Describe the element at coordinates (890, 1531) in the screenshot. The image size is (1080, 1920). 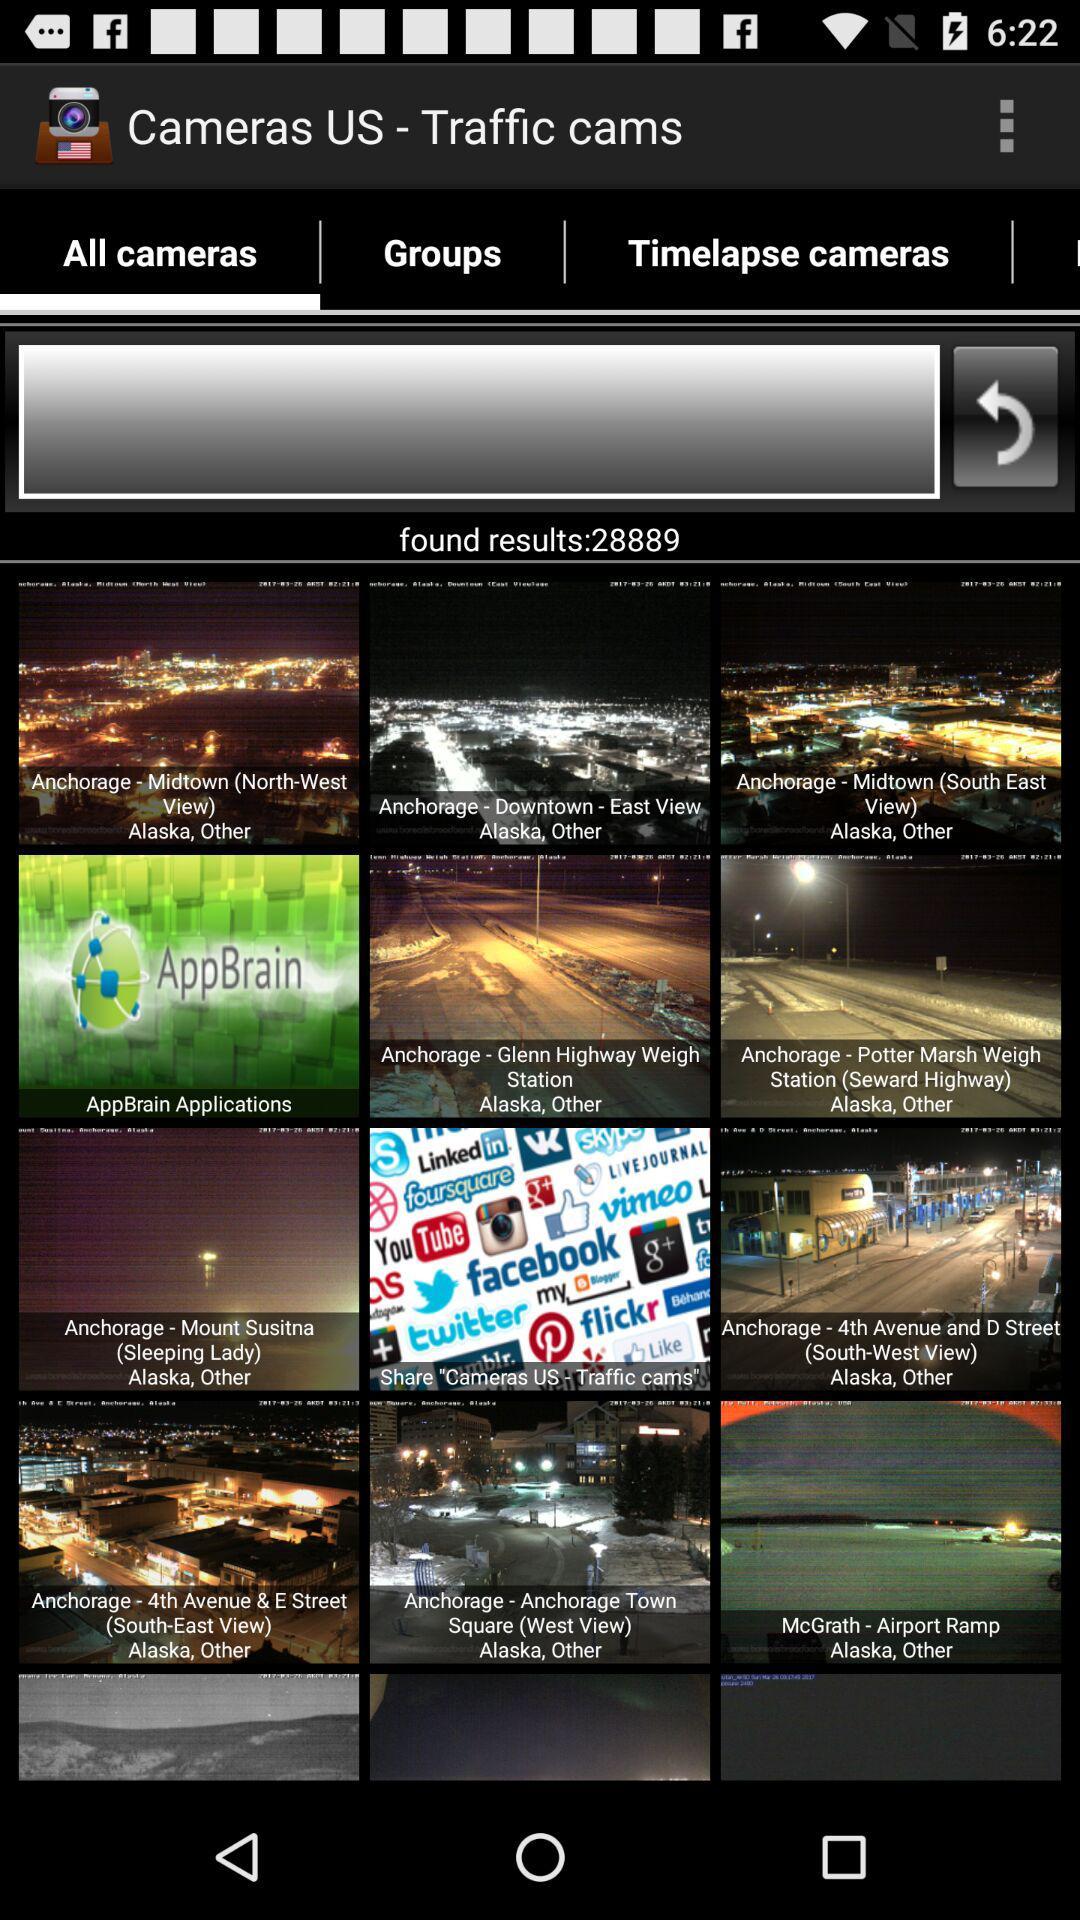
I see `the fourth image in third row from left` at that location.